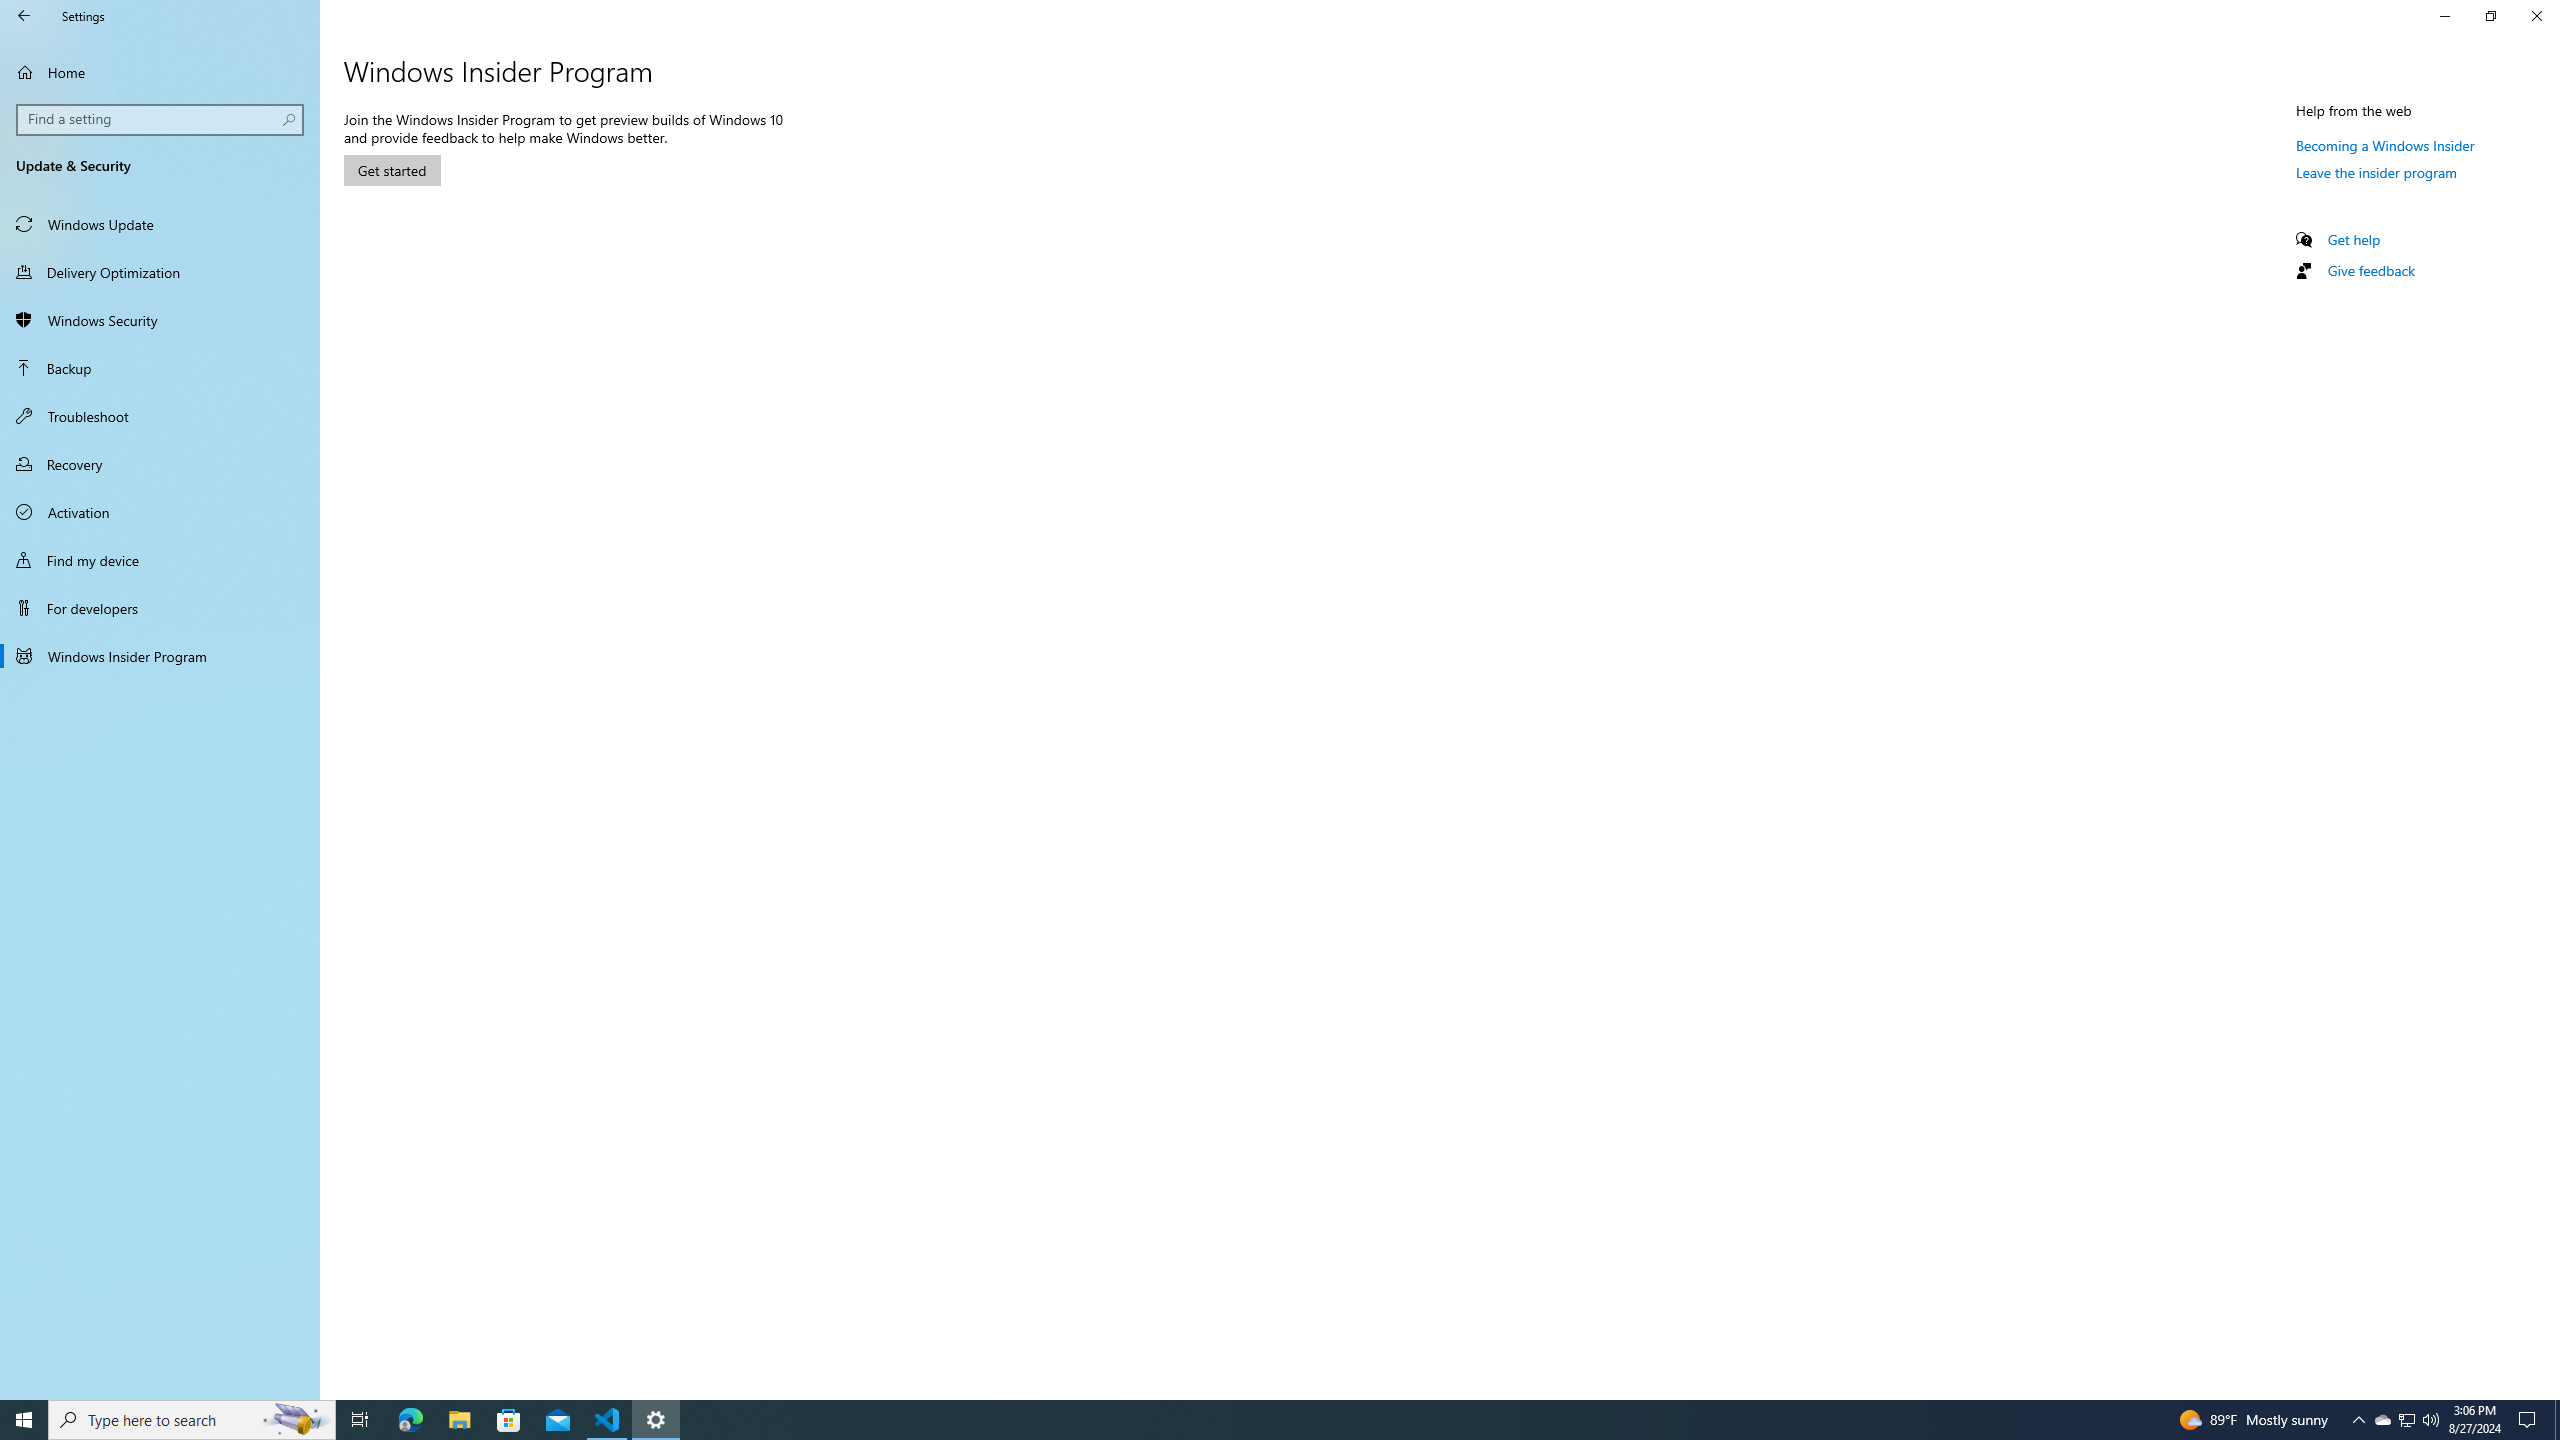 The image size is (2560, 1440). I want to click on 'Get started', so click(391, 169).